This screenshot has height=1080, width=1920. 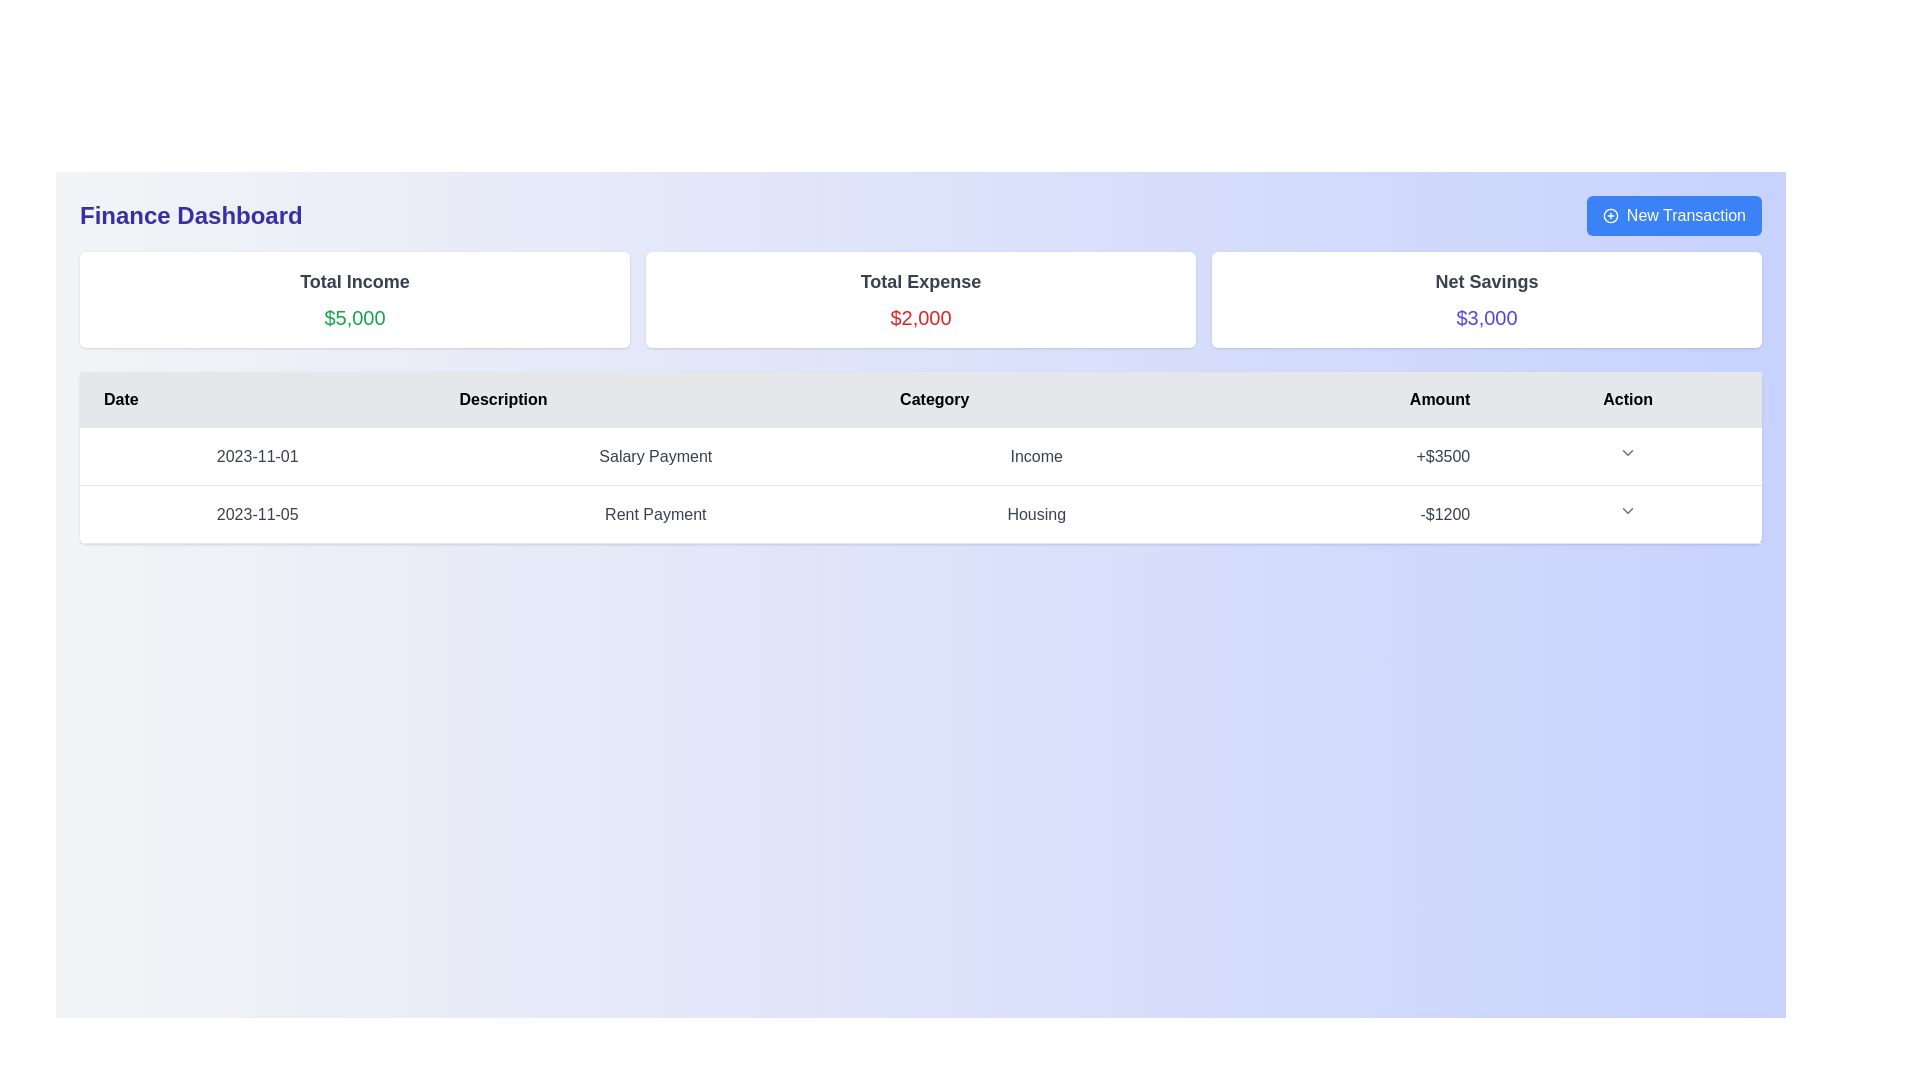 I want to click on the static text label displaying the date in the second row of the tabular data layout, which is the leftmost entry in the 'Date' column, so click(x=256, y=513).